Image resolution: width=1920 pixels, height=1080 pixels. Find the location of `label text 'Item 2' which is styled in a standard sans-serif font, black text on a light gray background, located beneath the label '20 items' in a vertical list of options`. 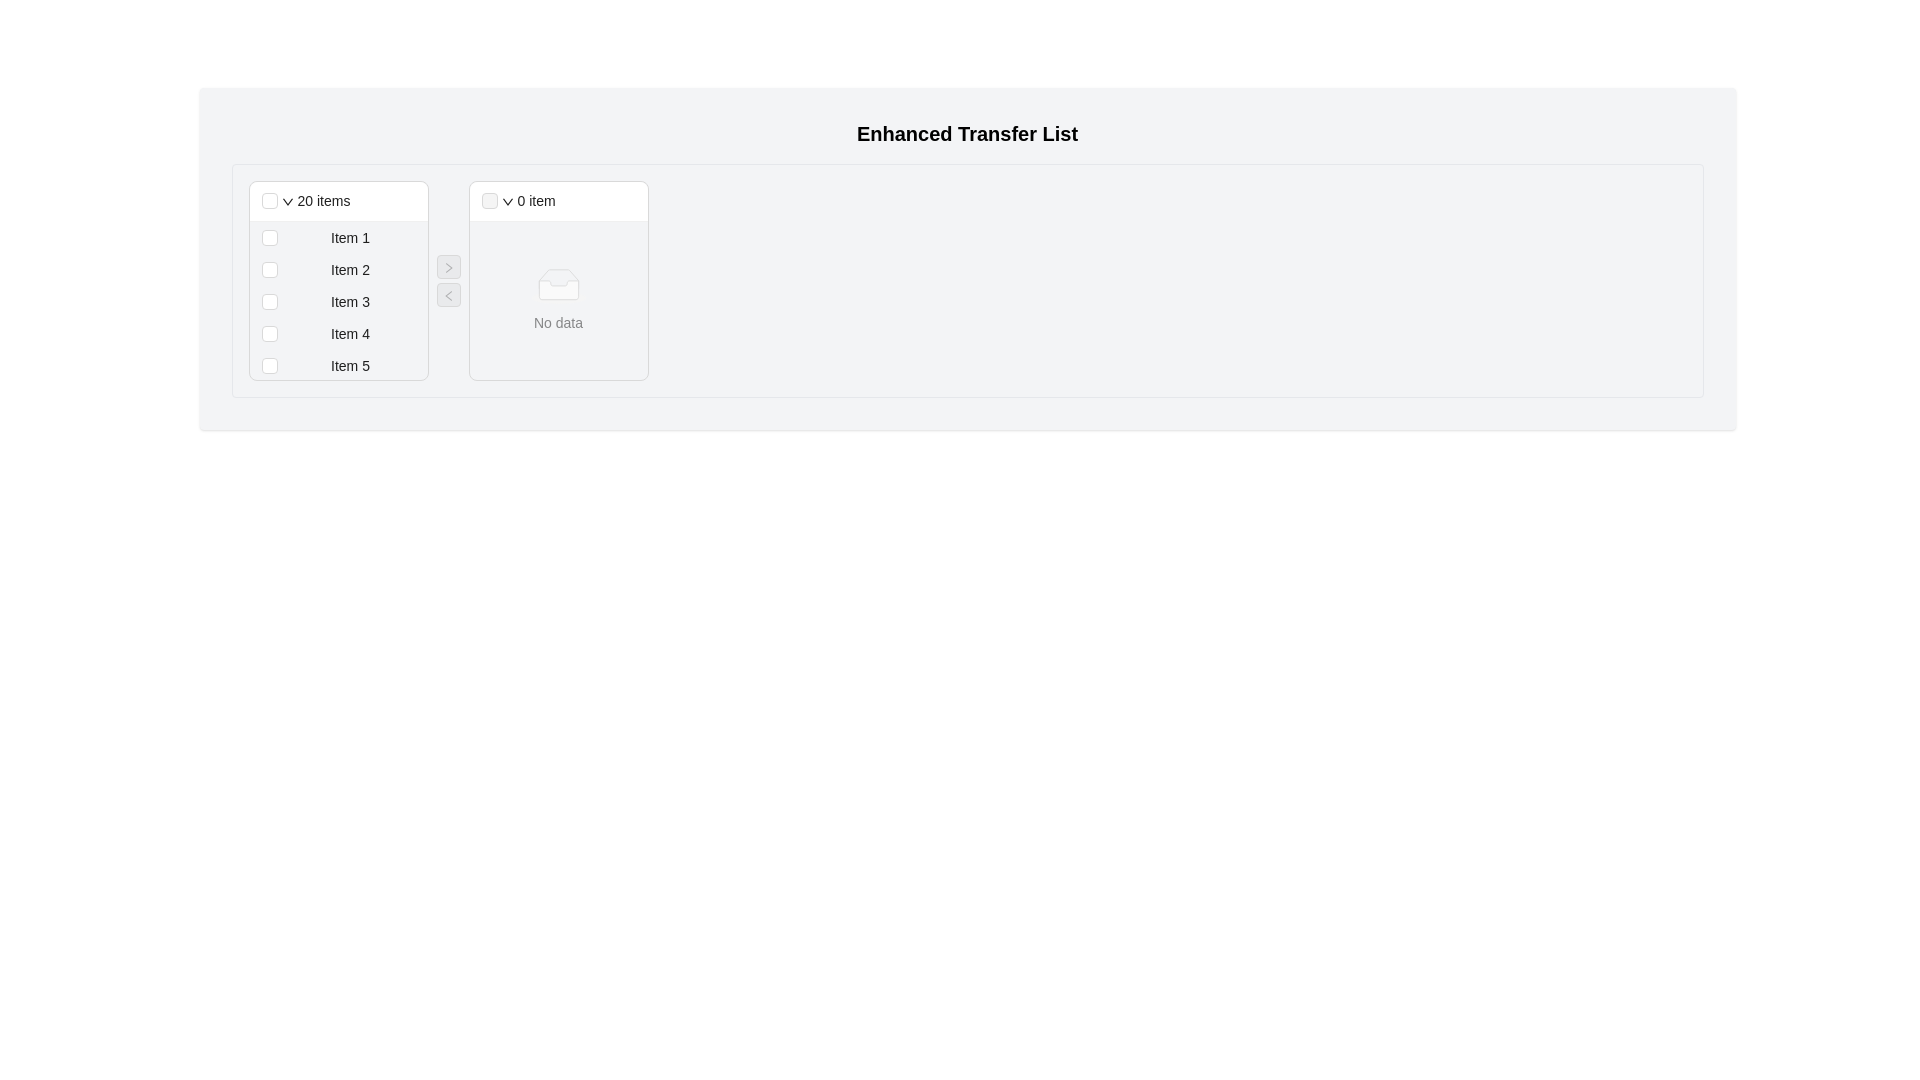

label text 'Item 2' which is styled in a standard sans-serif font, black text on a light gray background, located beneath the label '20 items' in a vertical list of options is located at coordinates (350, 270).